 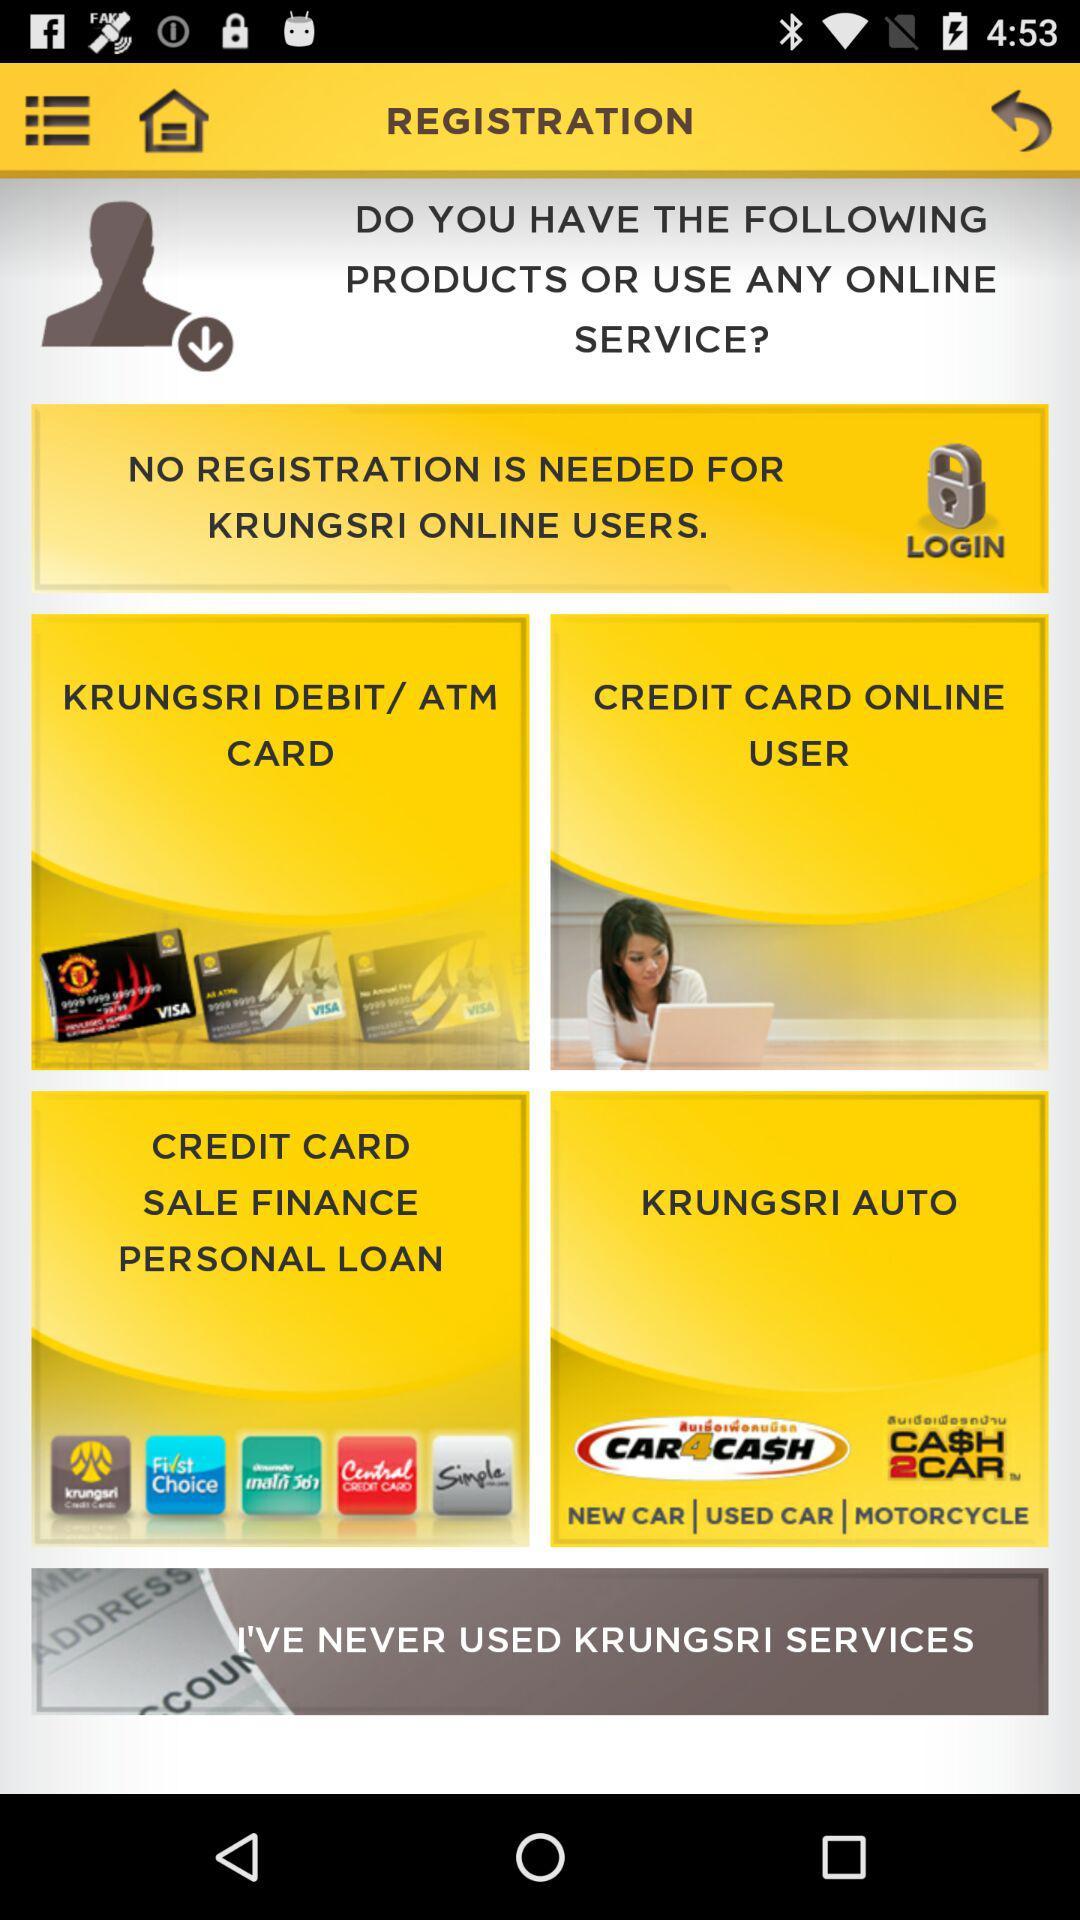 What do you see at coordinates (280, 1319) in the screenshot?
I see `credit card` at bounding box center [280, 1319].